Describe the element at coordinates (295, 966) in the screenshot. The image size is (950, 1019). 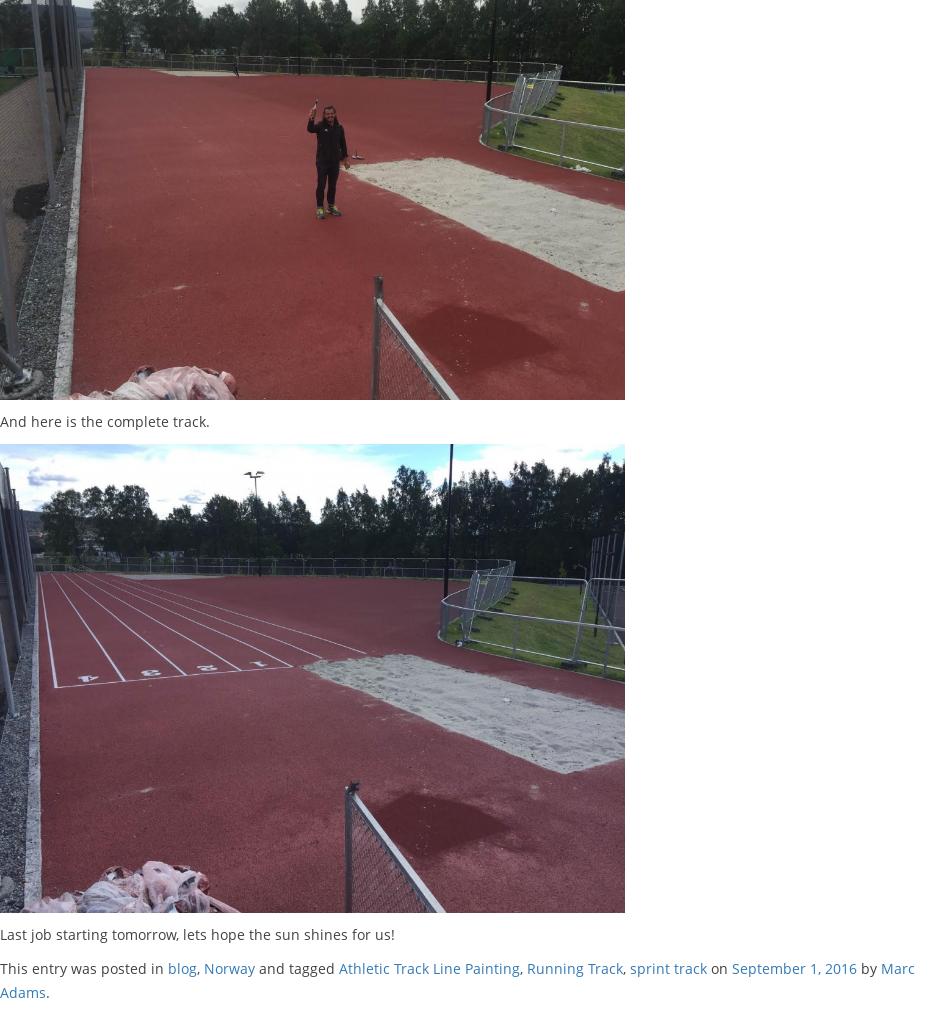
I see `'and tagged'` at that location.